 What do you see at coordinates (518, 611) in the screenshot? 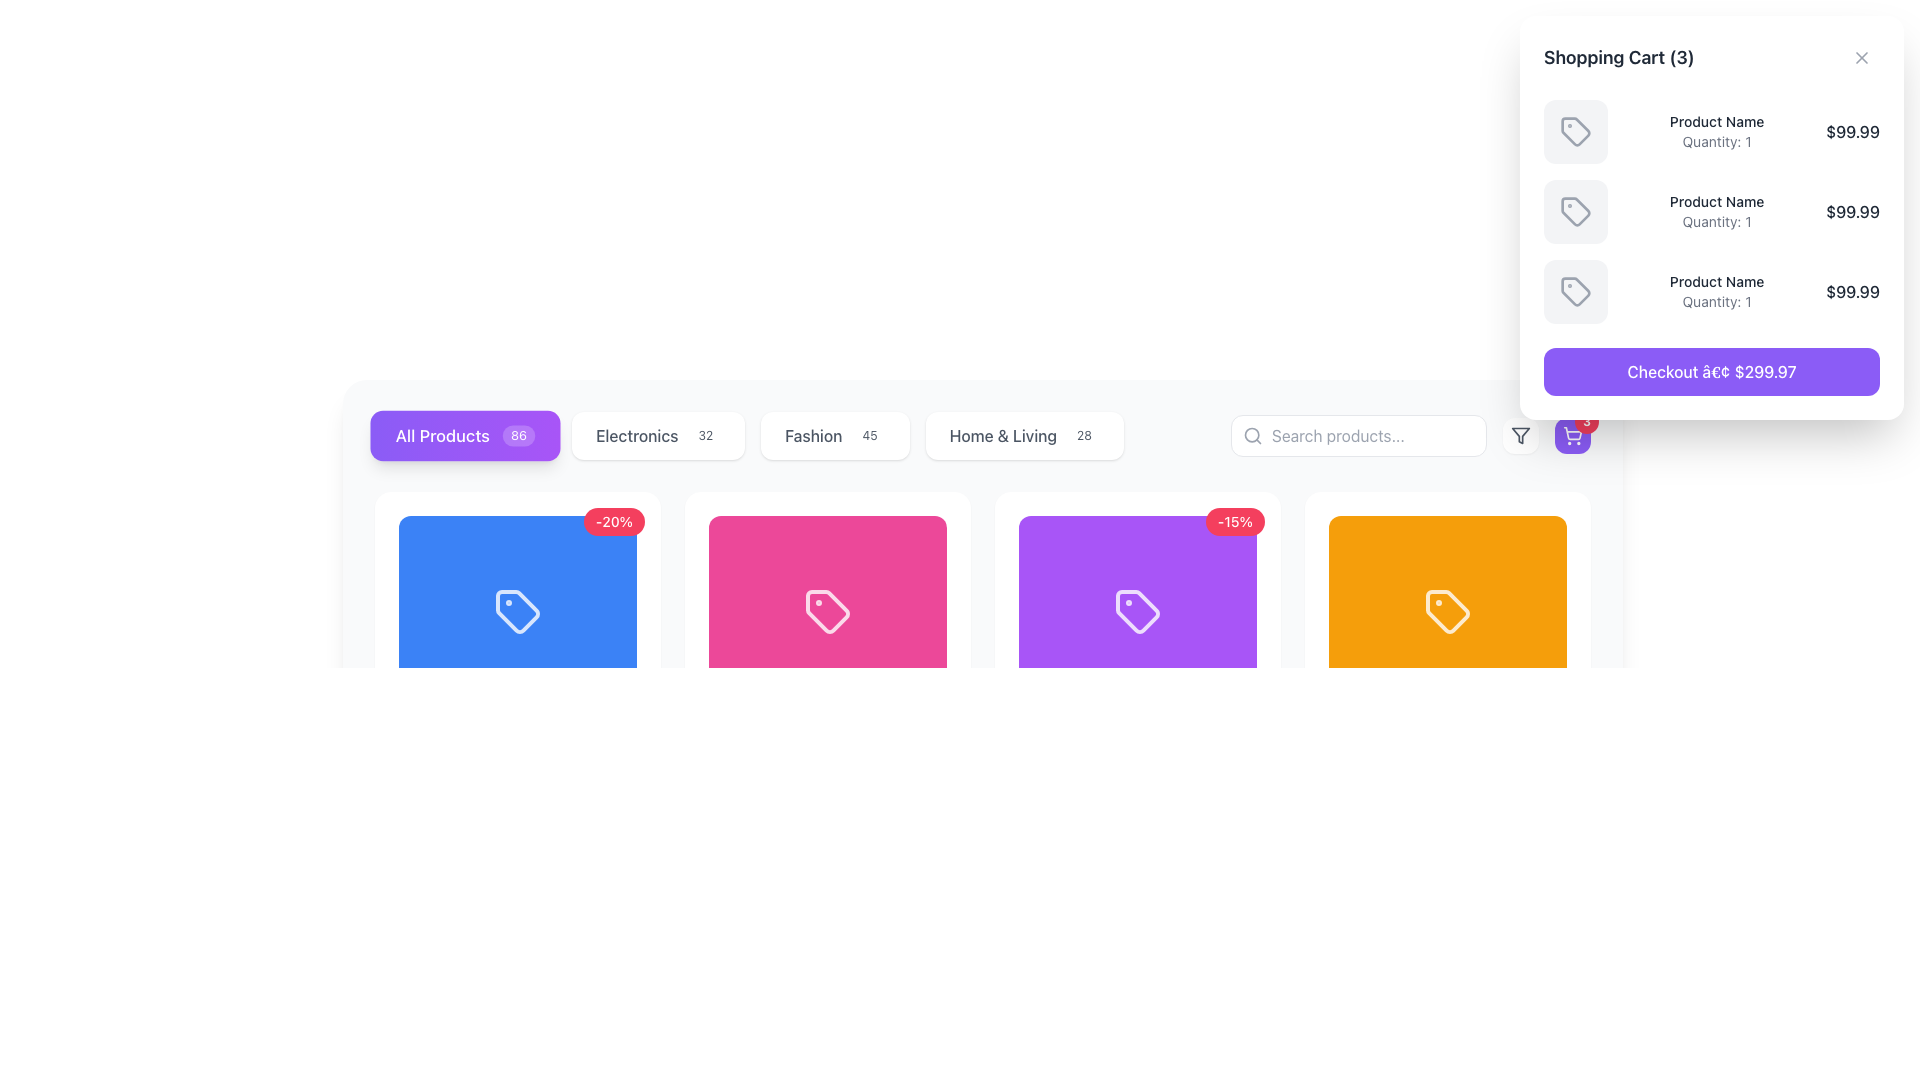
I see `the tag-shaped icon outlined in light blue, located in the center of the blue card in the first column of the grid layout` at bounding box center [518, 611].